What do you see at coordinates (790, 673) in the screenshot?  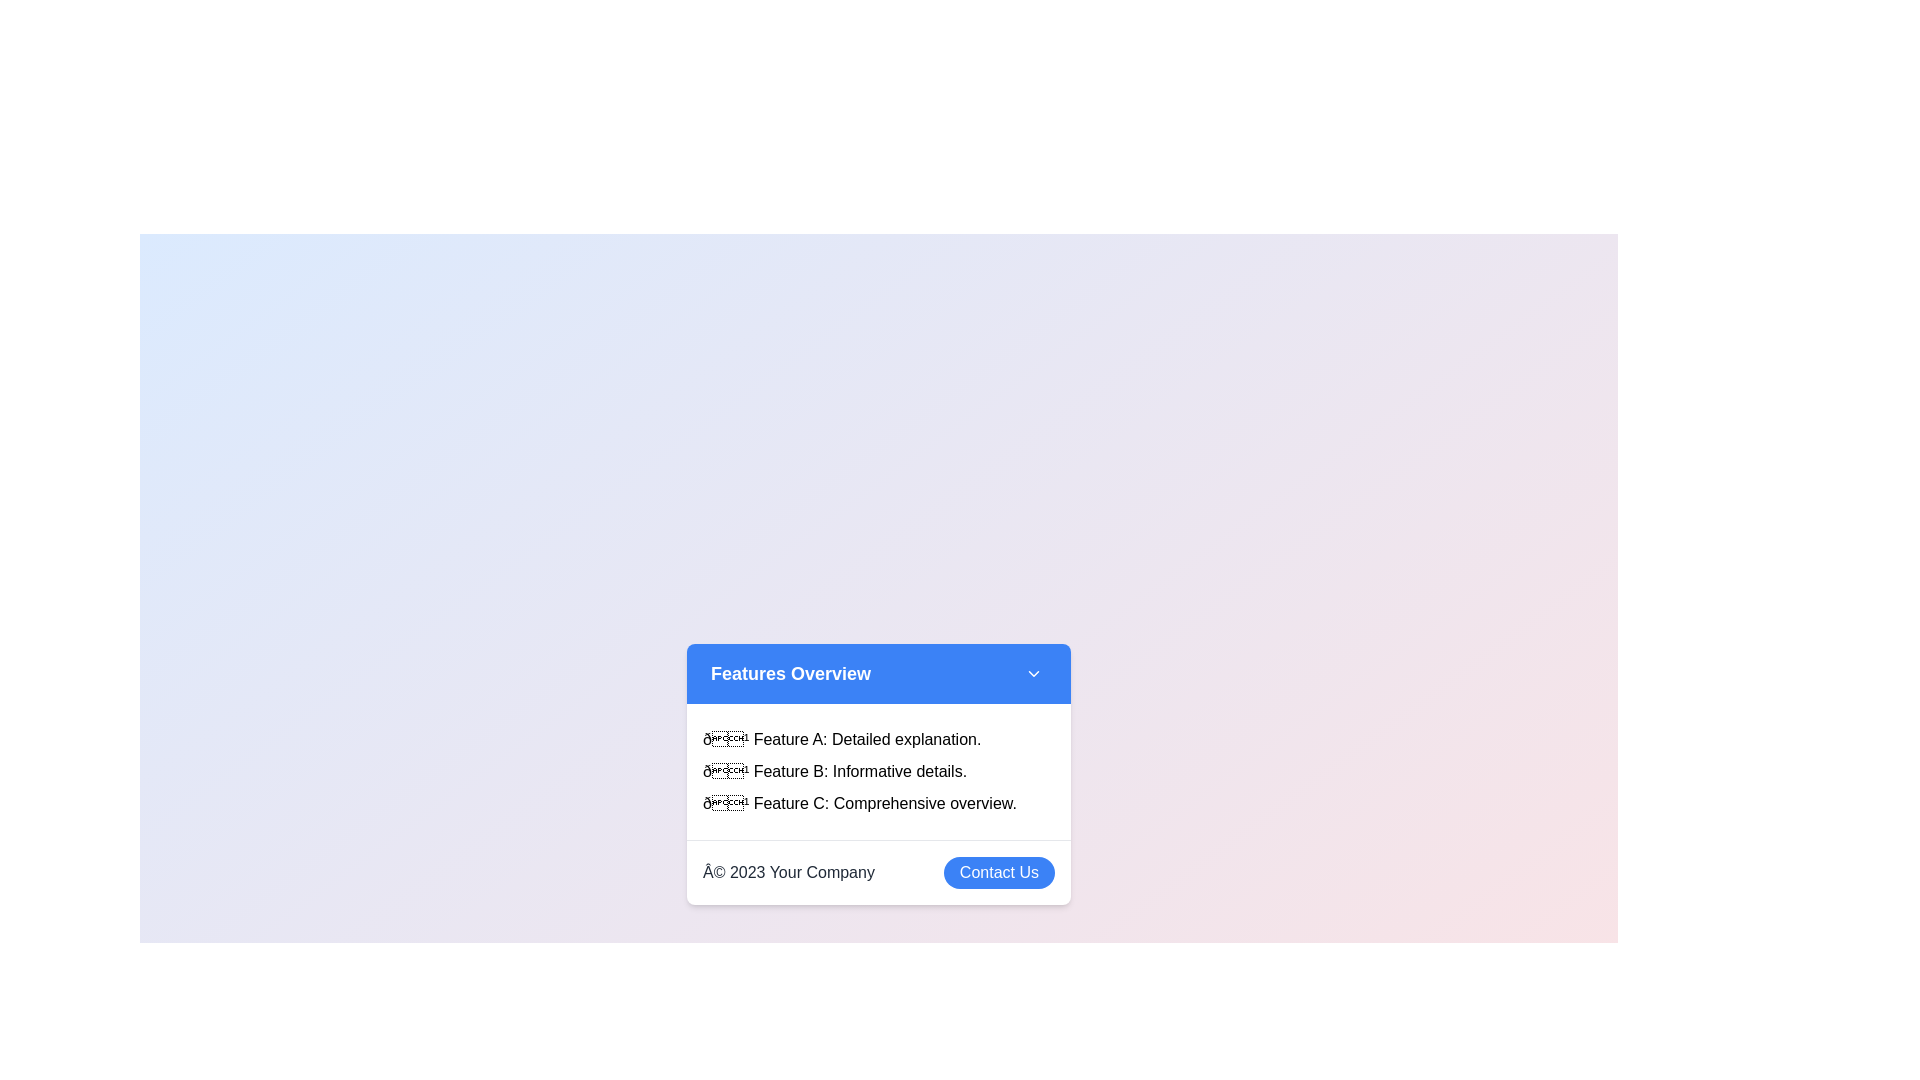 I see `the text label displaying 'Features Overview', which is styled with bold, white text on a blue background and located in the blue header bar of a dropdown-like component` at bounding box center [790, 673].